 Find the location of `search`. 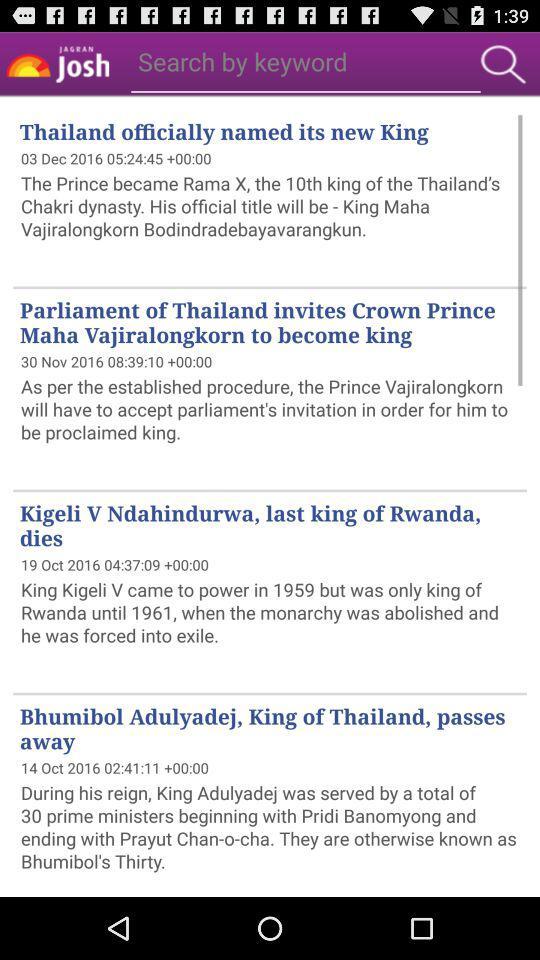

search is located at coordinates (502, 64).